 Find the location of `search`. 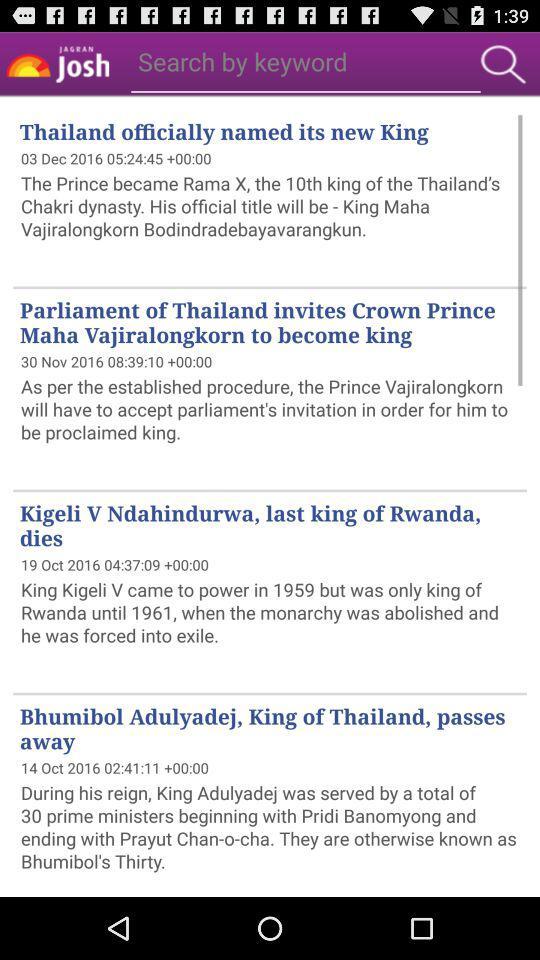

search is located at coordinates (502, 64).